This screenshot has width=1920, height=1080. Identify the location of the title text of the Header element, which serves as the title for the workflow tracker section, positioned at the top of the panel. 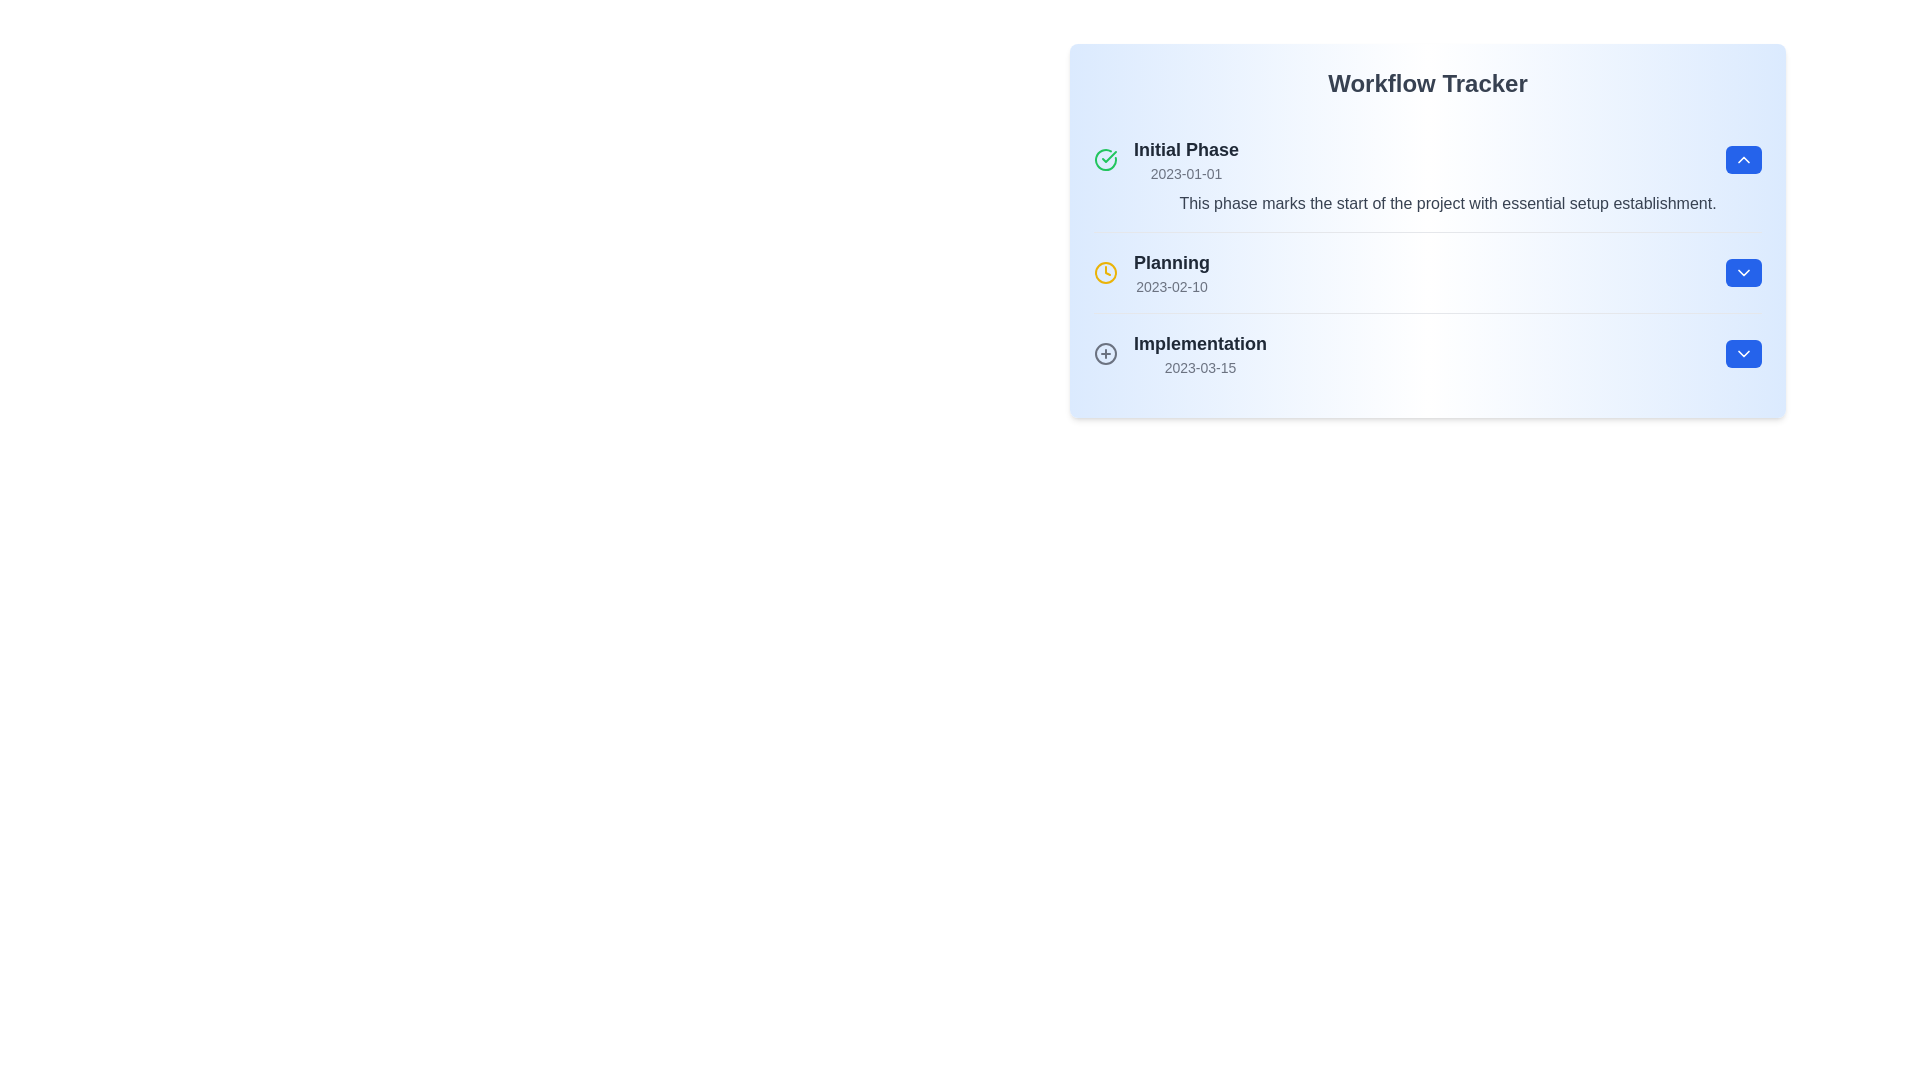
(1427, 83).